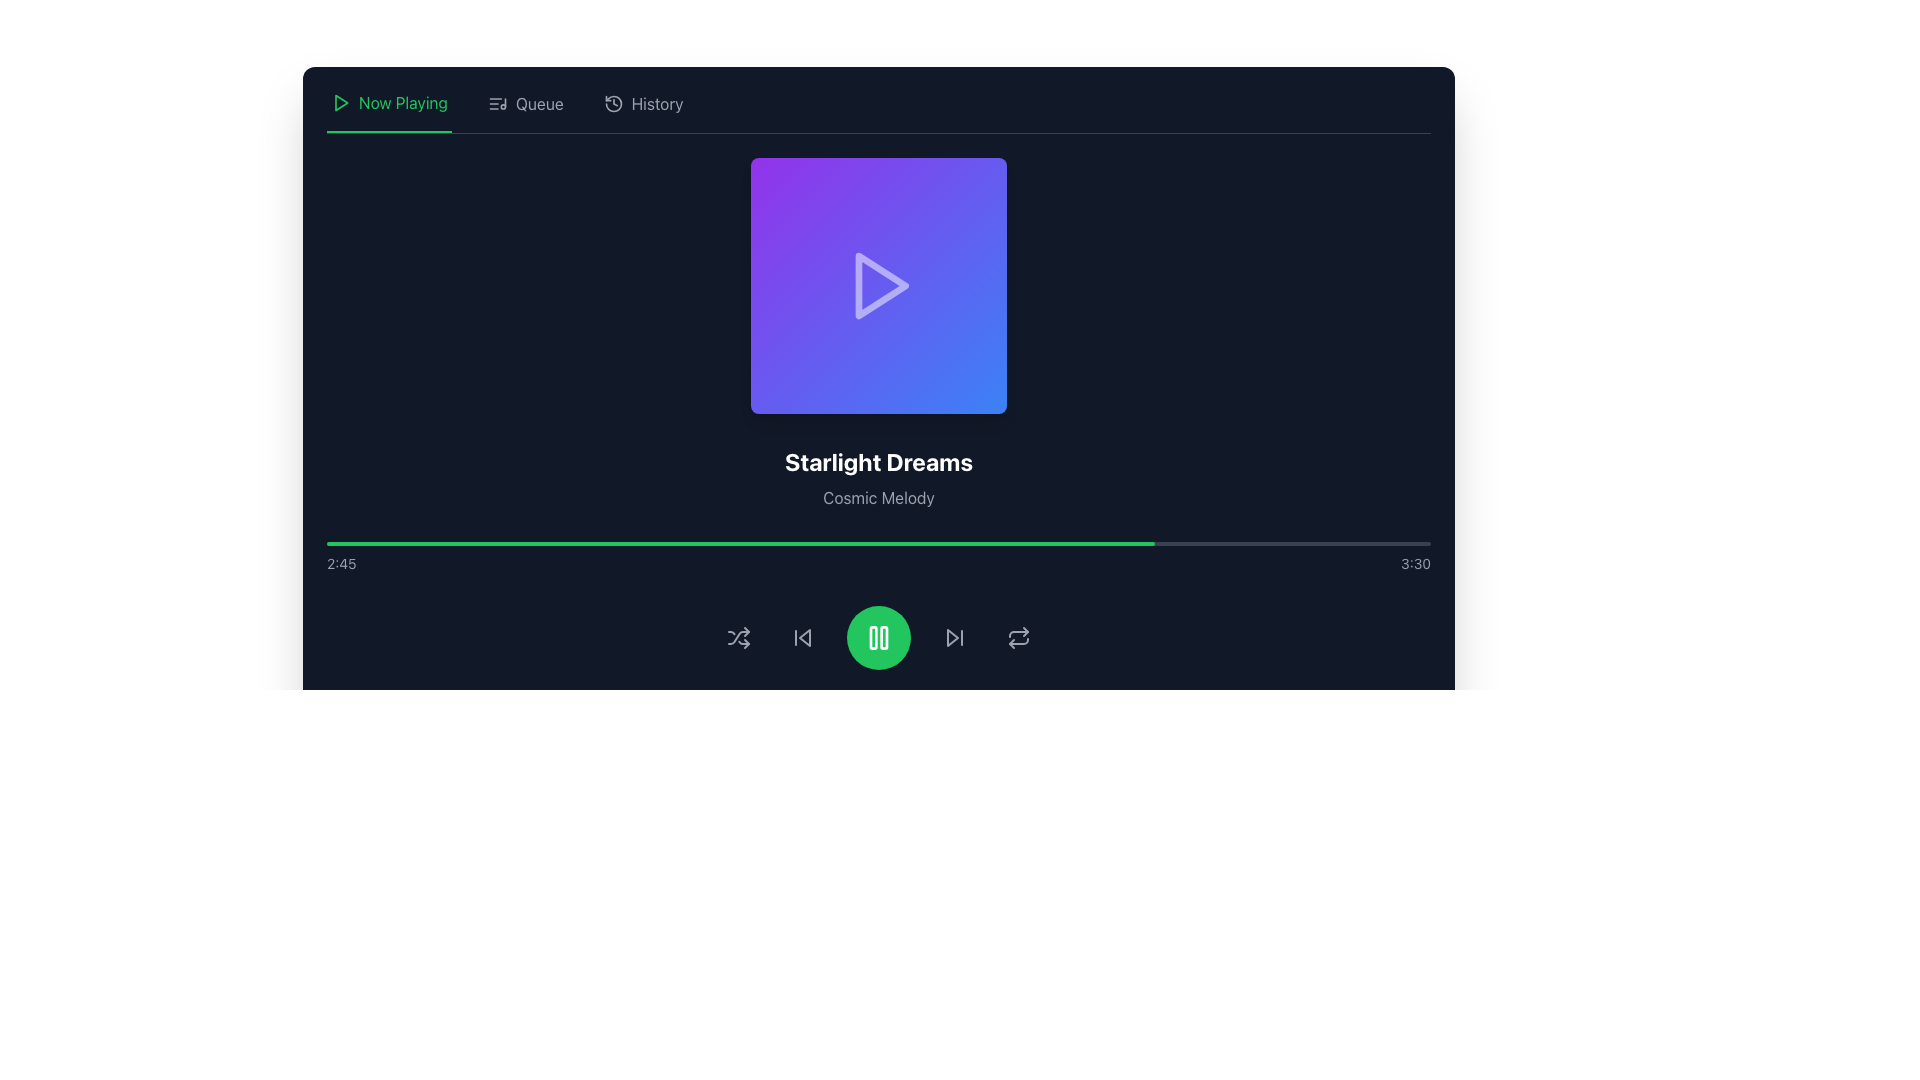 The height and width of the screenshot is (1080, 1920). Describe the element at coordinates (497, 104) in the screenshot. I see `the queue icon located next to the 'Queue' label in the top navigation bar` at that location.